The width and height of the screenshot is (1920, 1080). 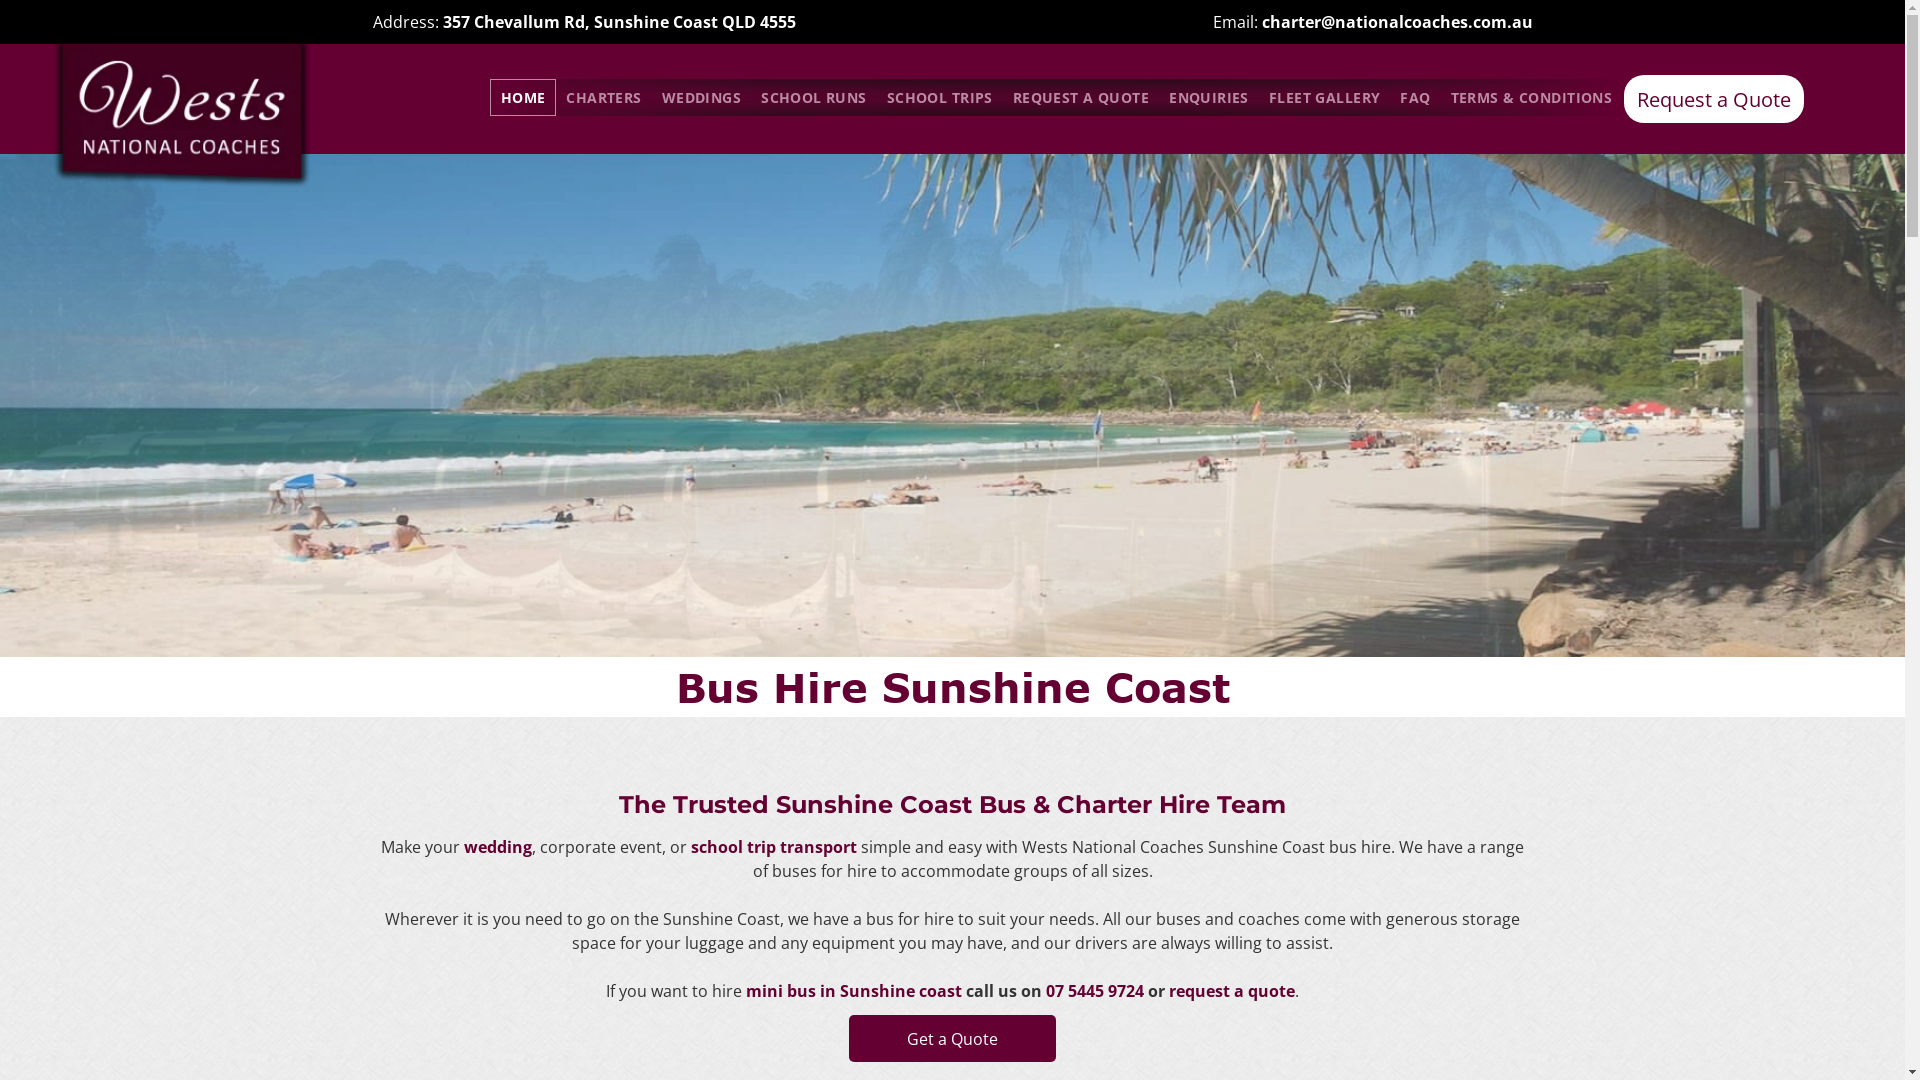 I want to click on '357 Chevallum Rd, Sunshine Coast QLD 4555', so click(x=617, y=22).